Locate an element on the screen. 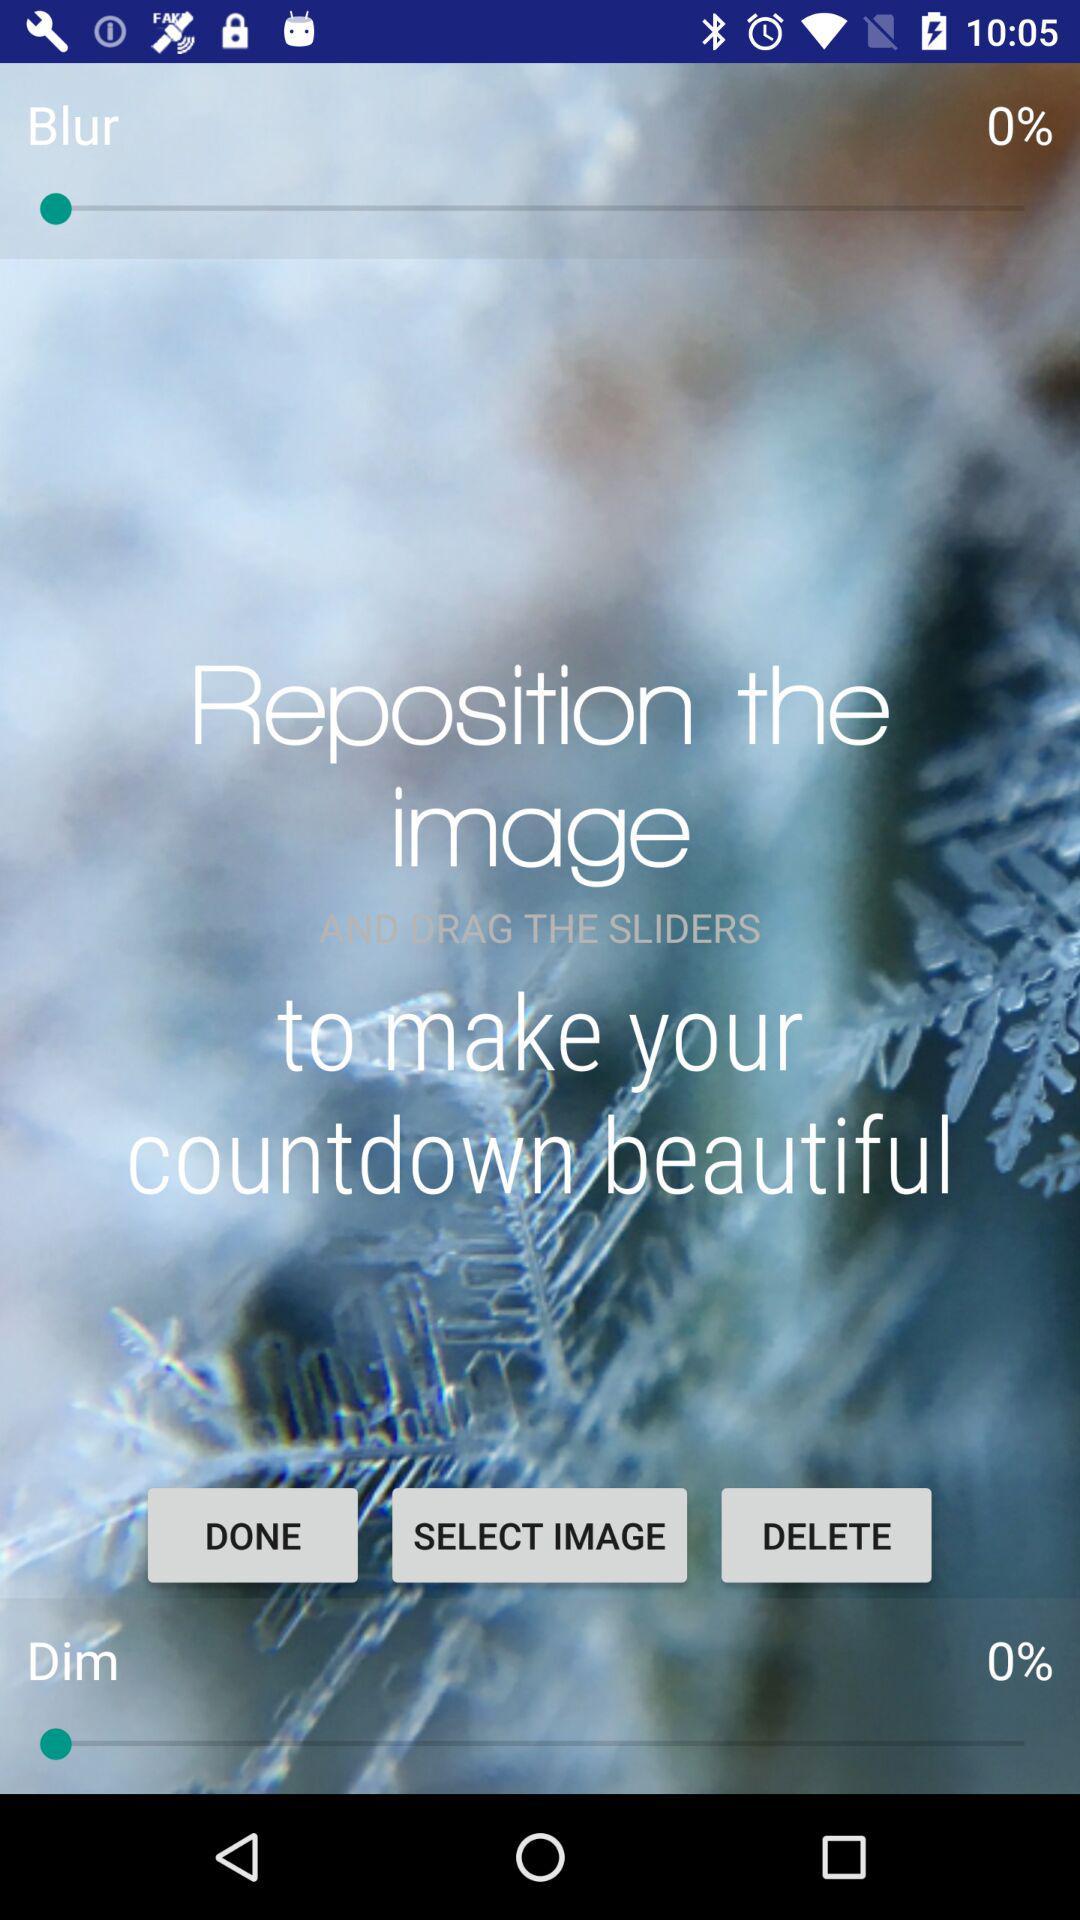  icon next to select image is located at coordinates (826, 1534).